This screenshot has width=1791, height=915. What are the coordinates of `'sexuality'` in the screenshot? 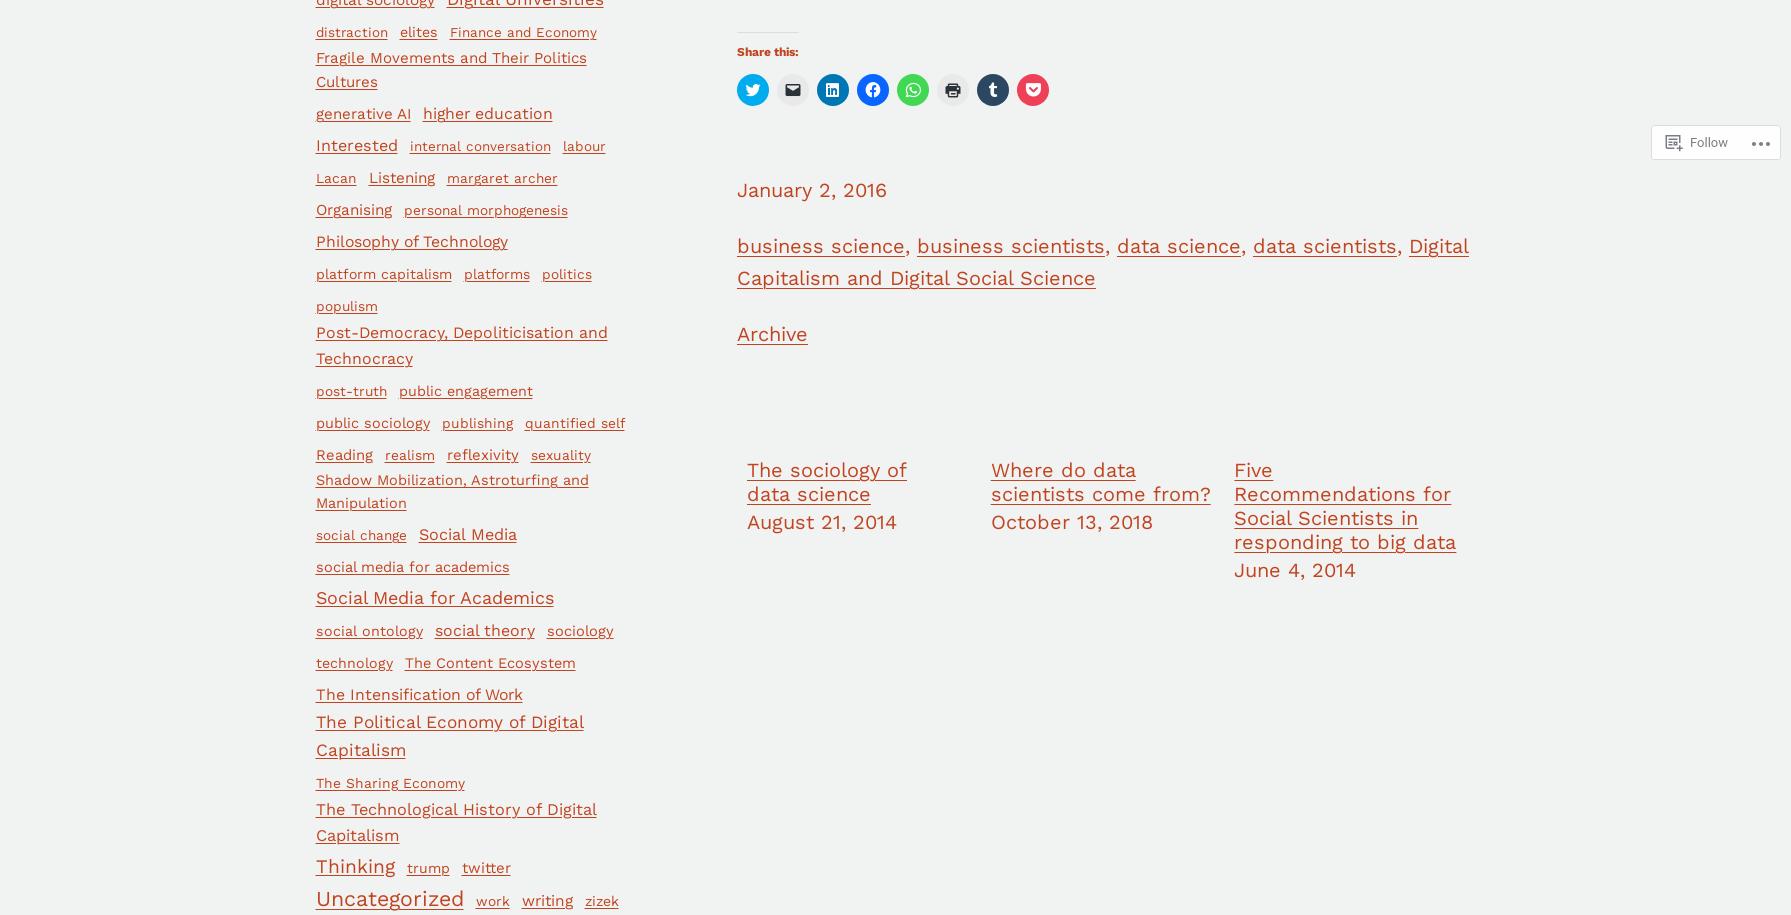 It's located at (560, 454).